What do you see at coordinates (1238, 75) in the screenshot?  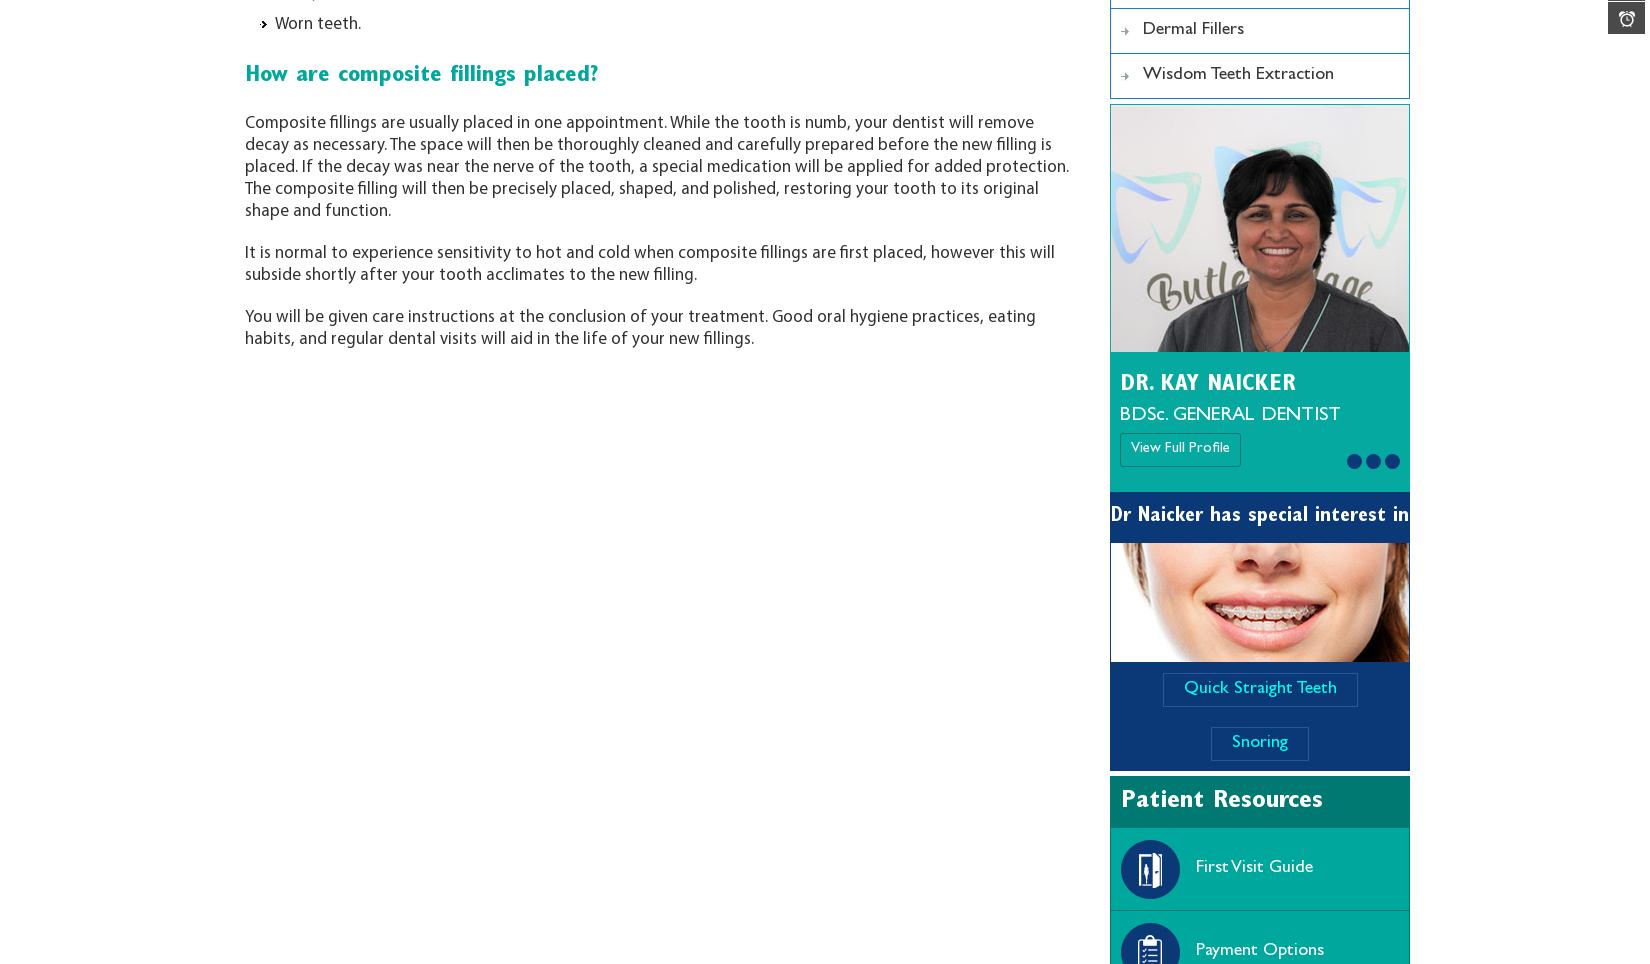 I see `'Wisdom Teeth Extraction'` at bounding box center [1238, 75].